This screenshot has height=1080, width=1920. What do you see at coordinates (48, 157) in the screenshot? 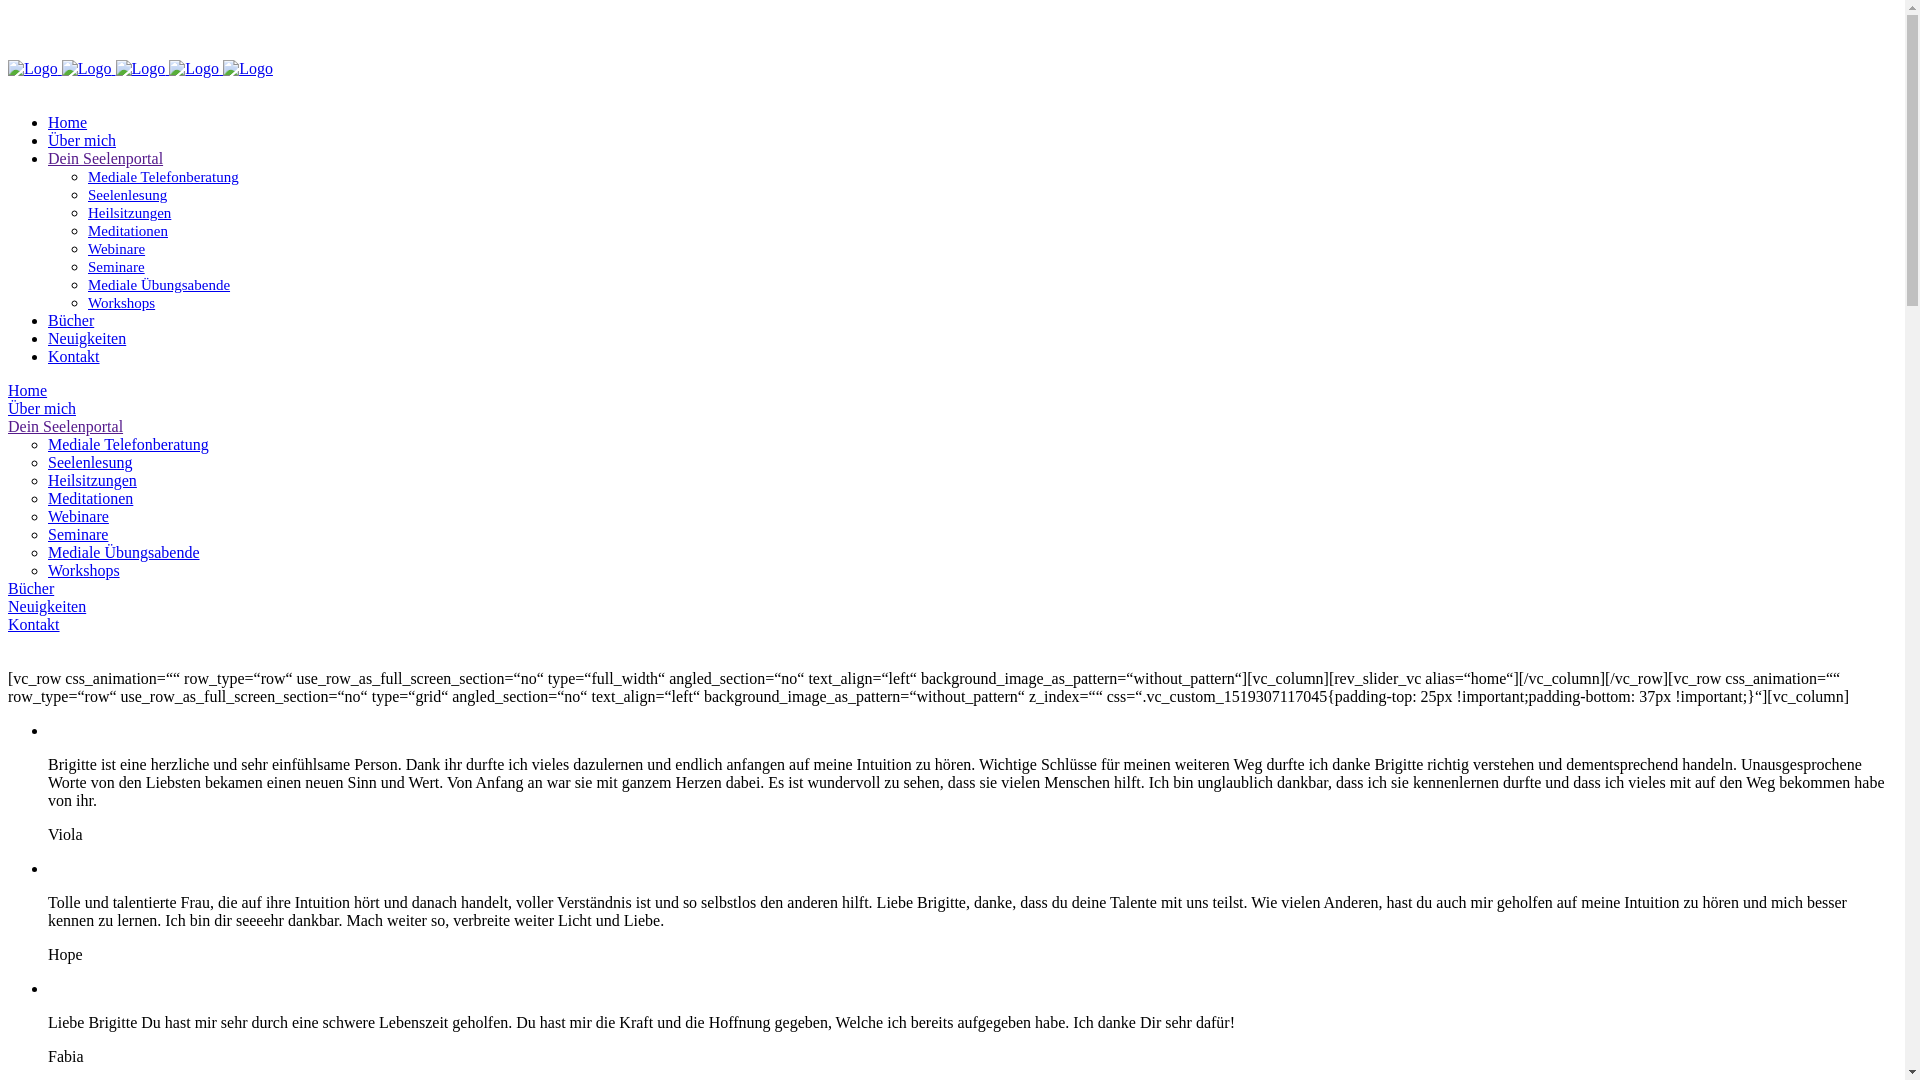
I see `'Dein Seelenportal'` at bounding box center [48, 157].